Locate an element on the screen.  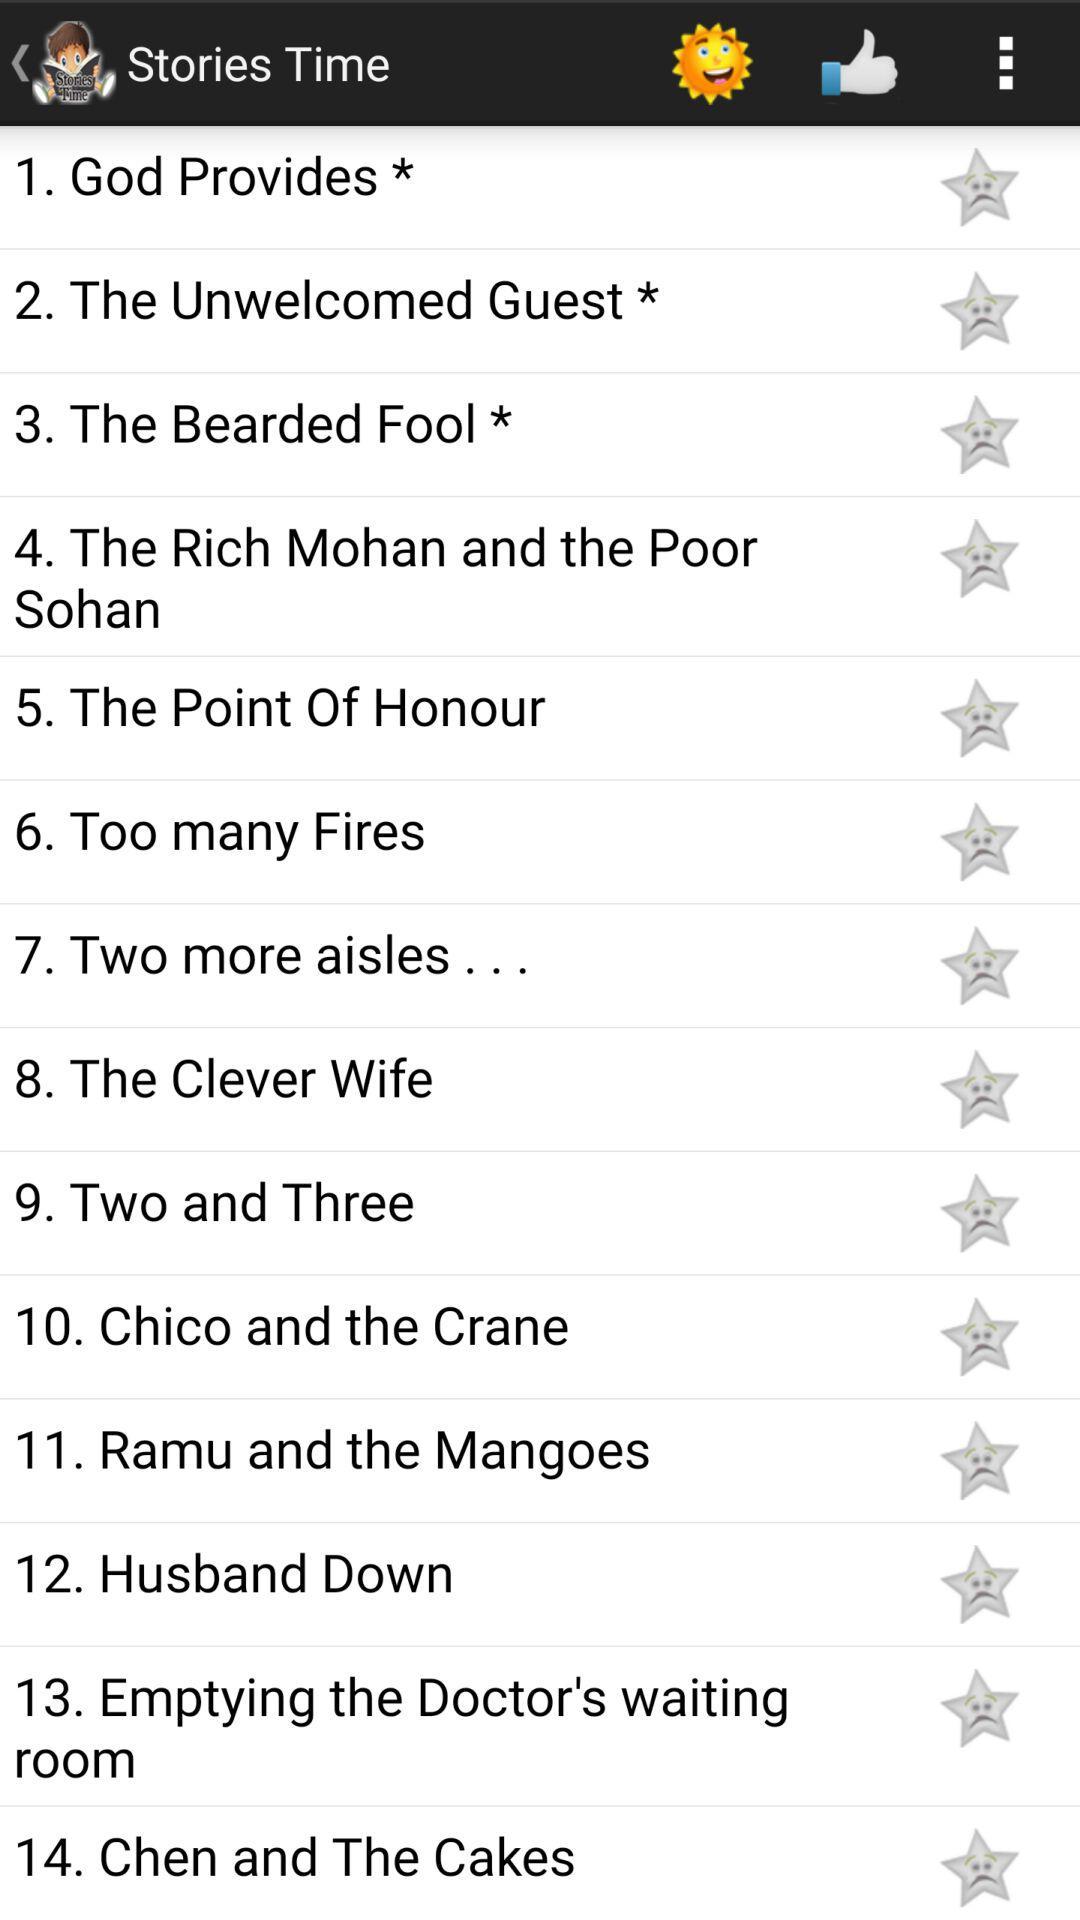
6 too many is located at coordinates (452, 829).